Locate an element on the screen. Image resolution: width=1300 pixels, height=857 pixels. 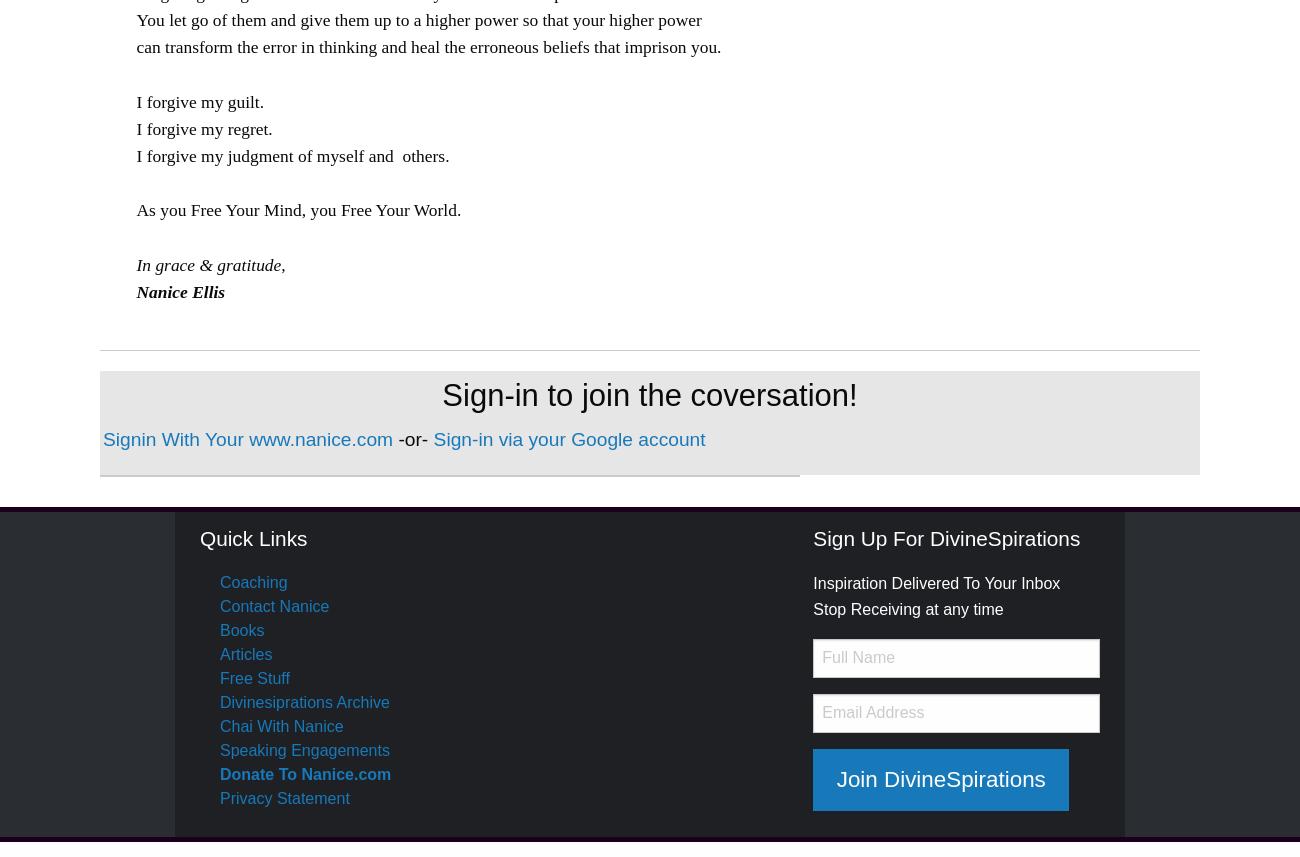
'Articles' is located at coordinates (218, 654).